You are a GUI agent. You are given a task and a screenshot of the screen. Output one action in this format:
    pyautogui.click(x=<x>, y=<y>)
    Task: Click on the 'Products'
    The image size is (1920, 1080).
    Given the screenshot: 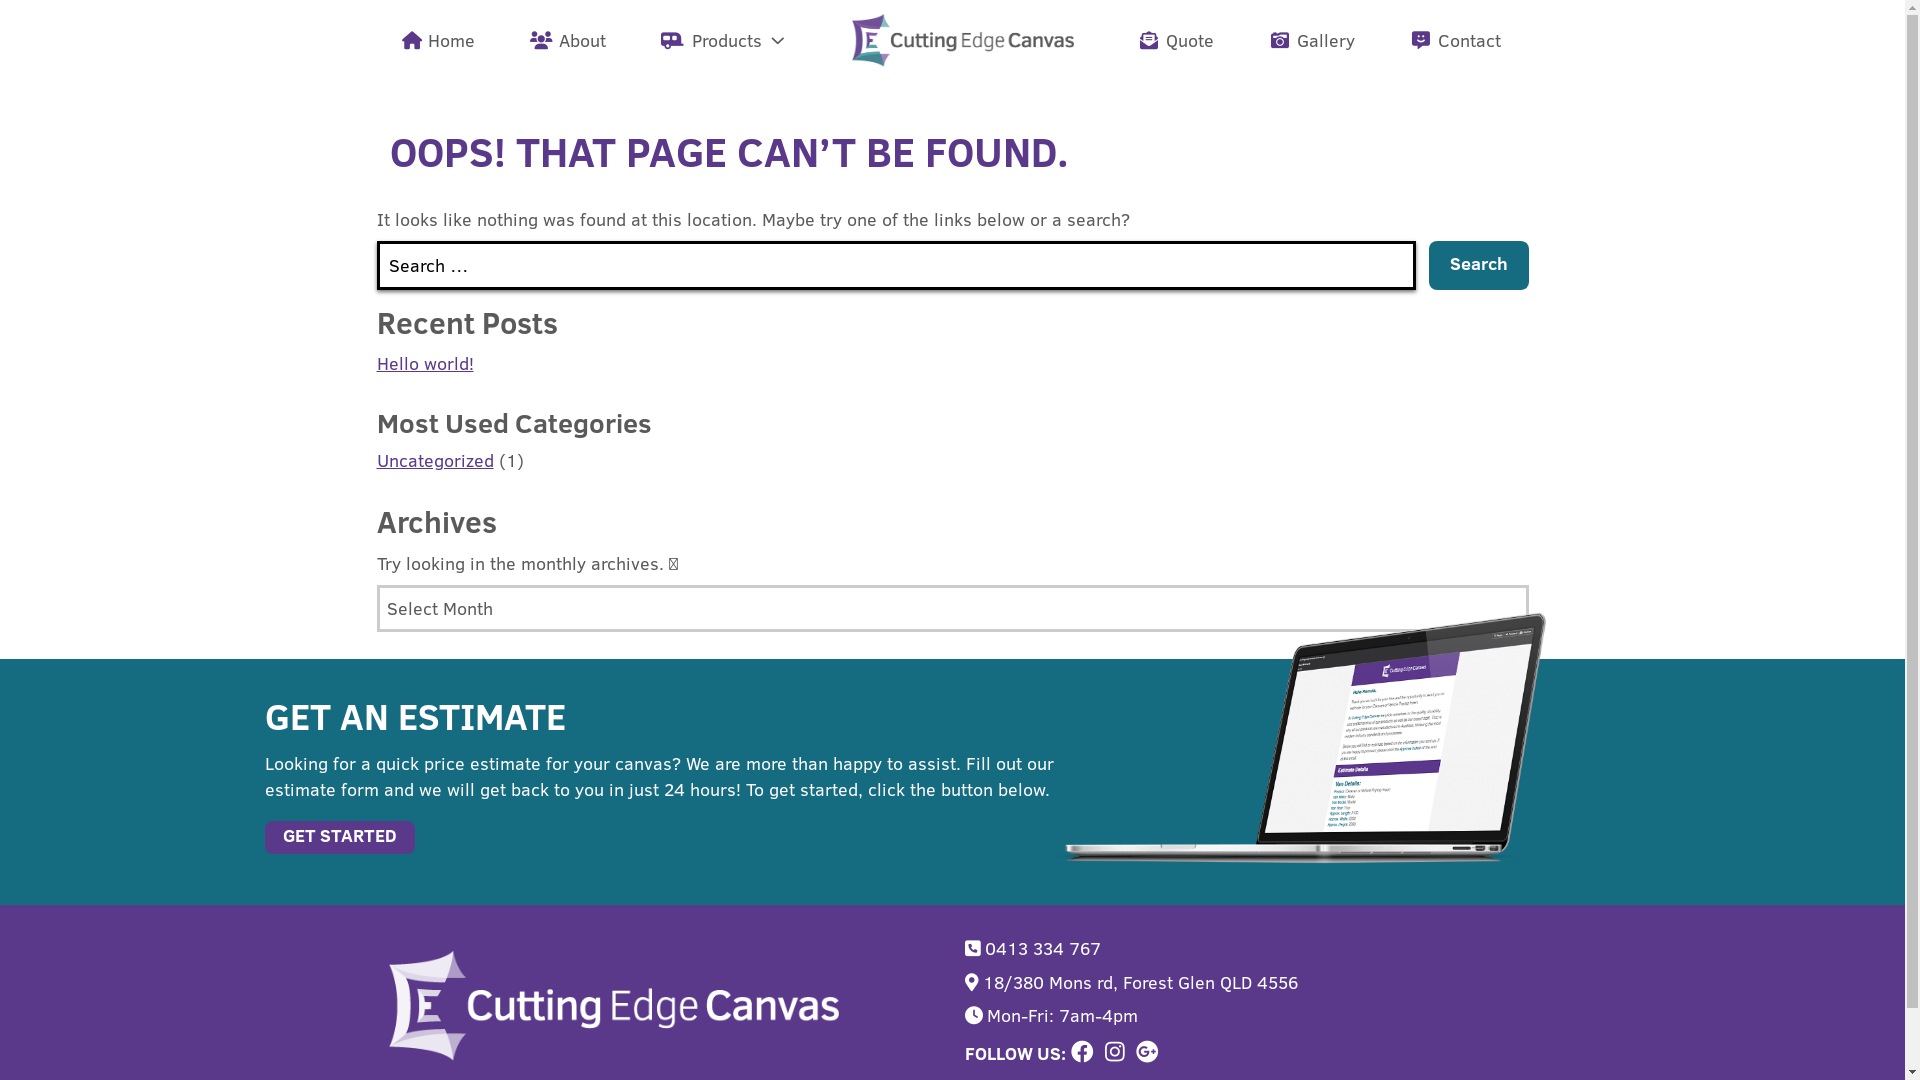 What is the action you would take?
    pyautogui.click(x=723, y=39)
    